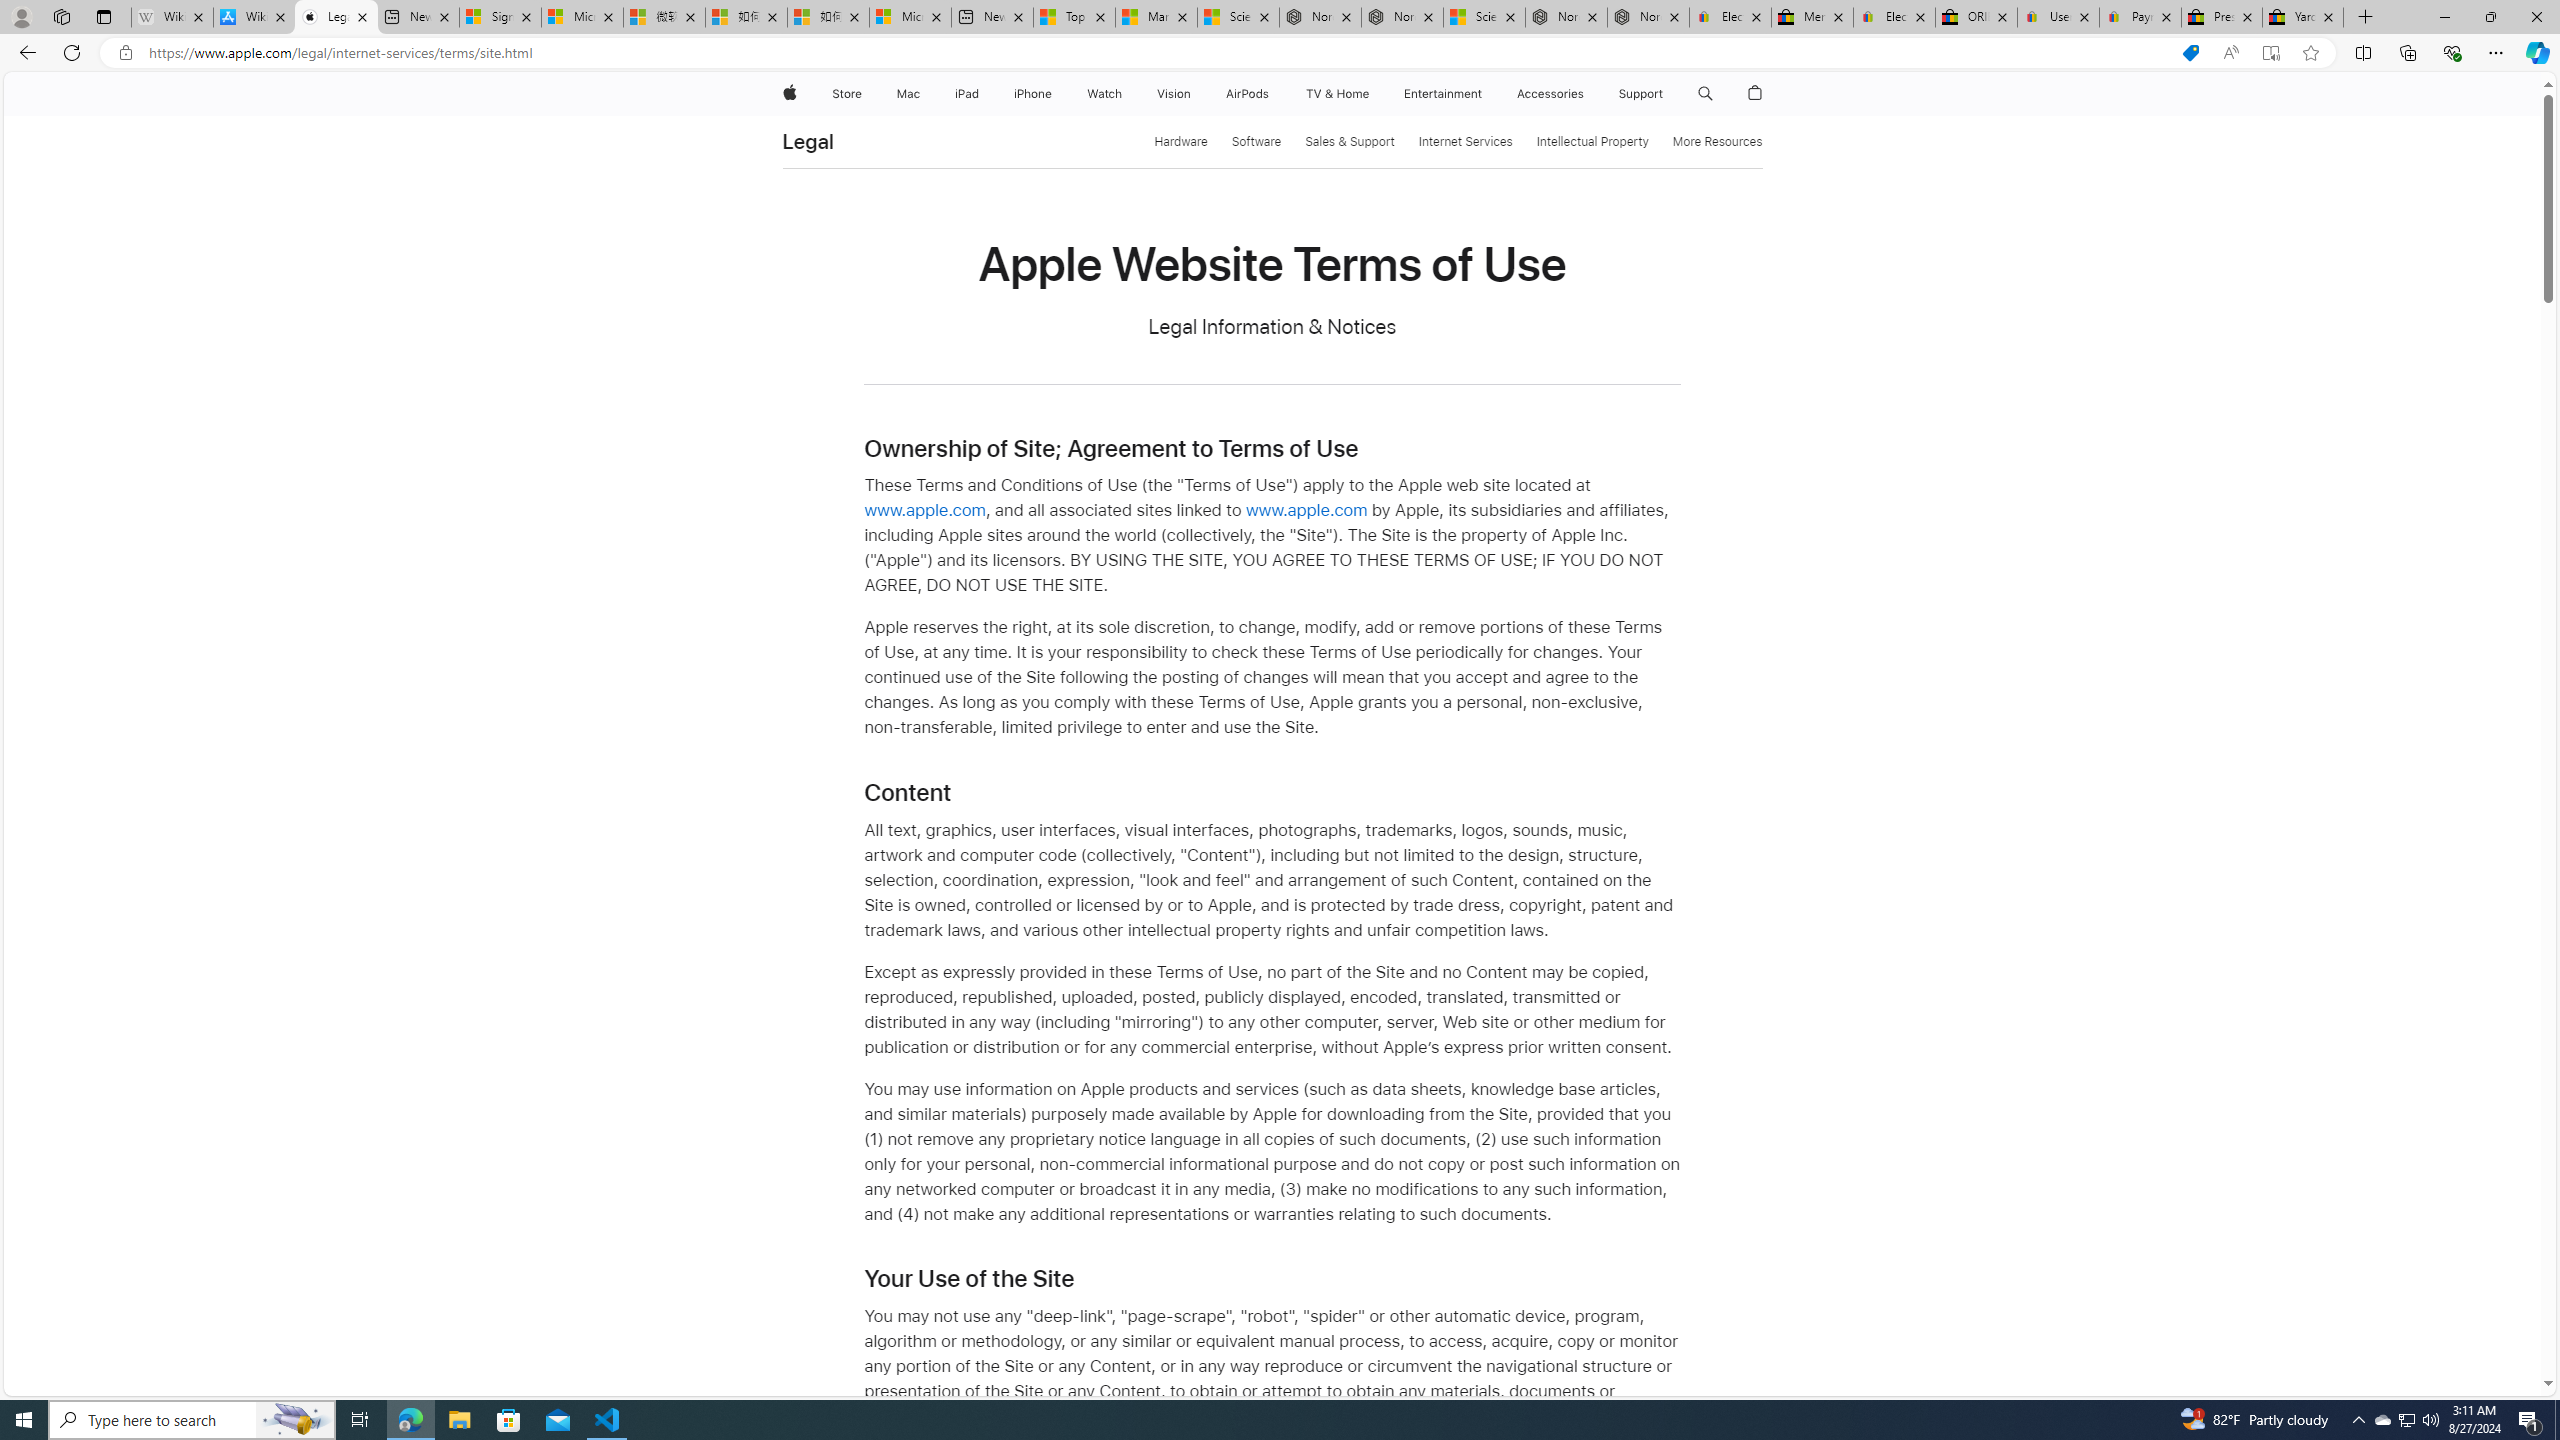 This screenshot has width=2560, height=1440. What do you see at coordinates (966, 93) in the screenshot?
I see `'iPad'` at bounding box center [966, 93].